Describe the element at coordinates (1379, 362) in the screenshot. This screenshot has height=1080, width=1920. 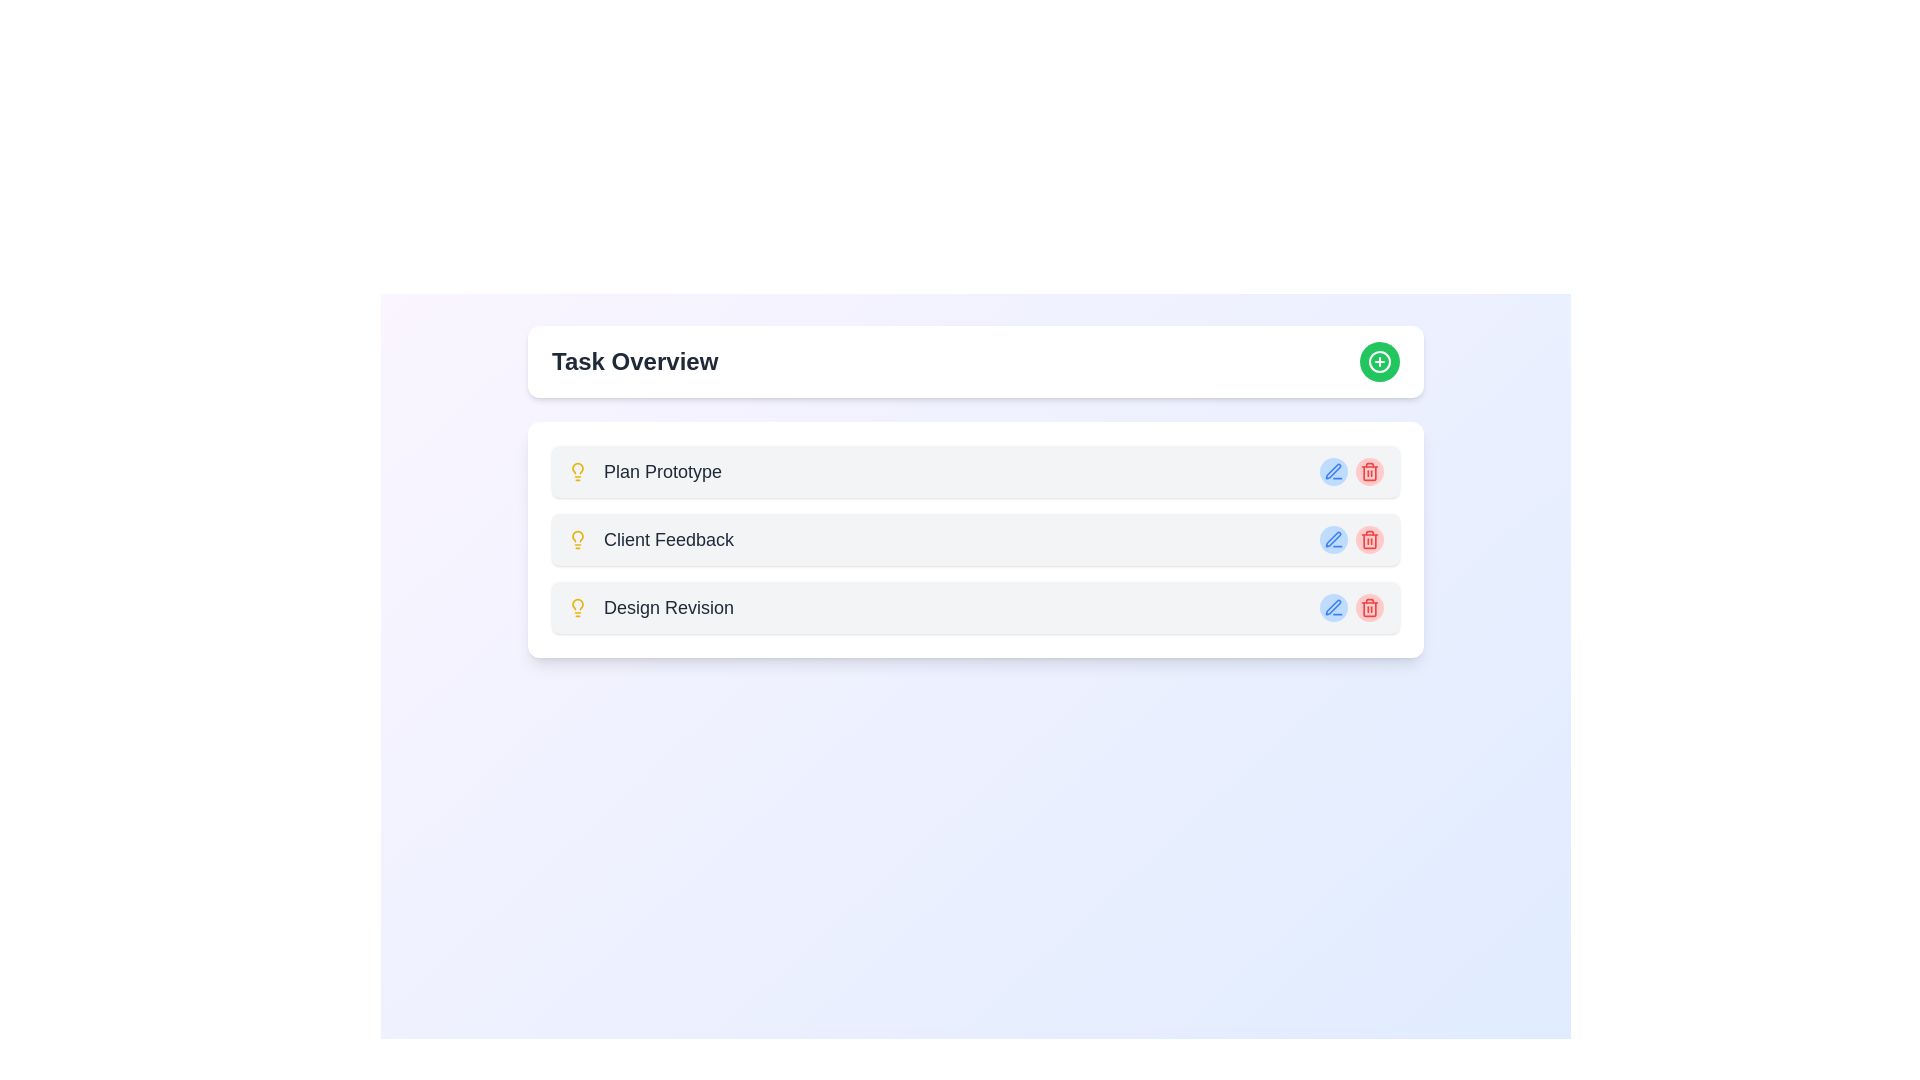
I see `the interactive button located in the top-right corner of the 'Task Overview' header` at that location.